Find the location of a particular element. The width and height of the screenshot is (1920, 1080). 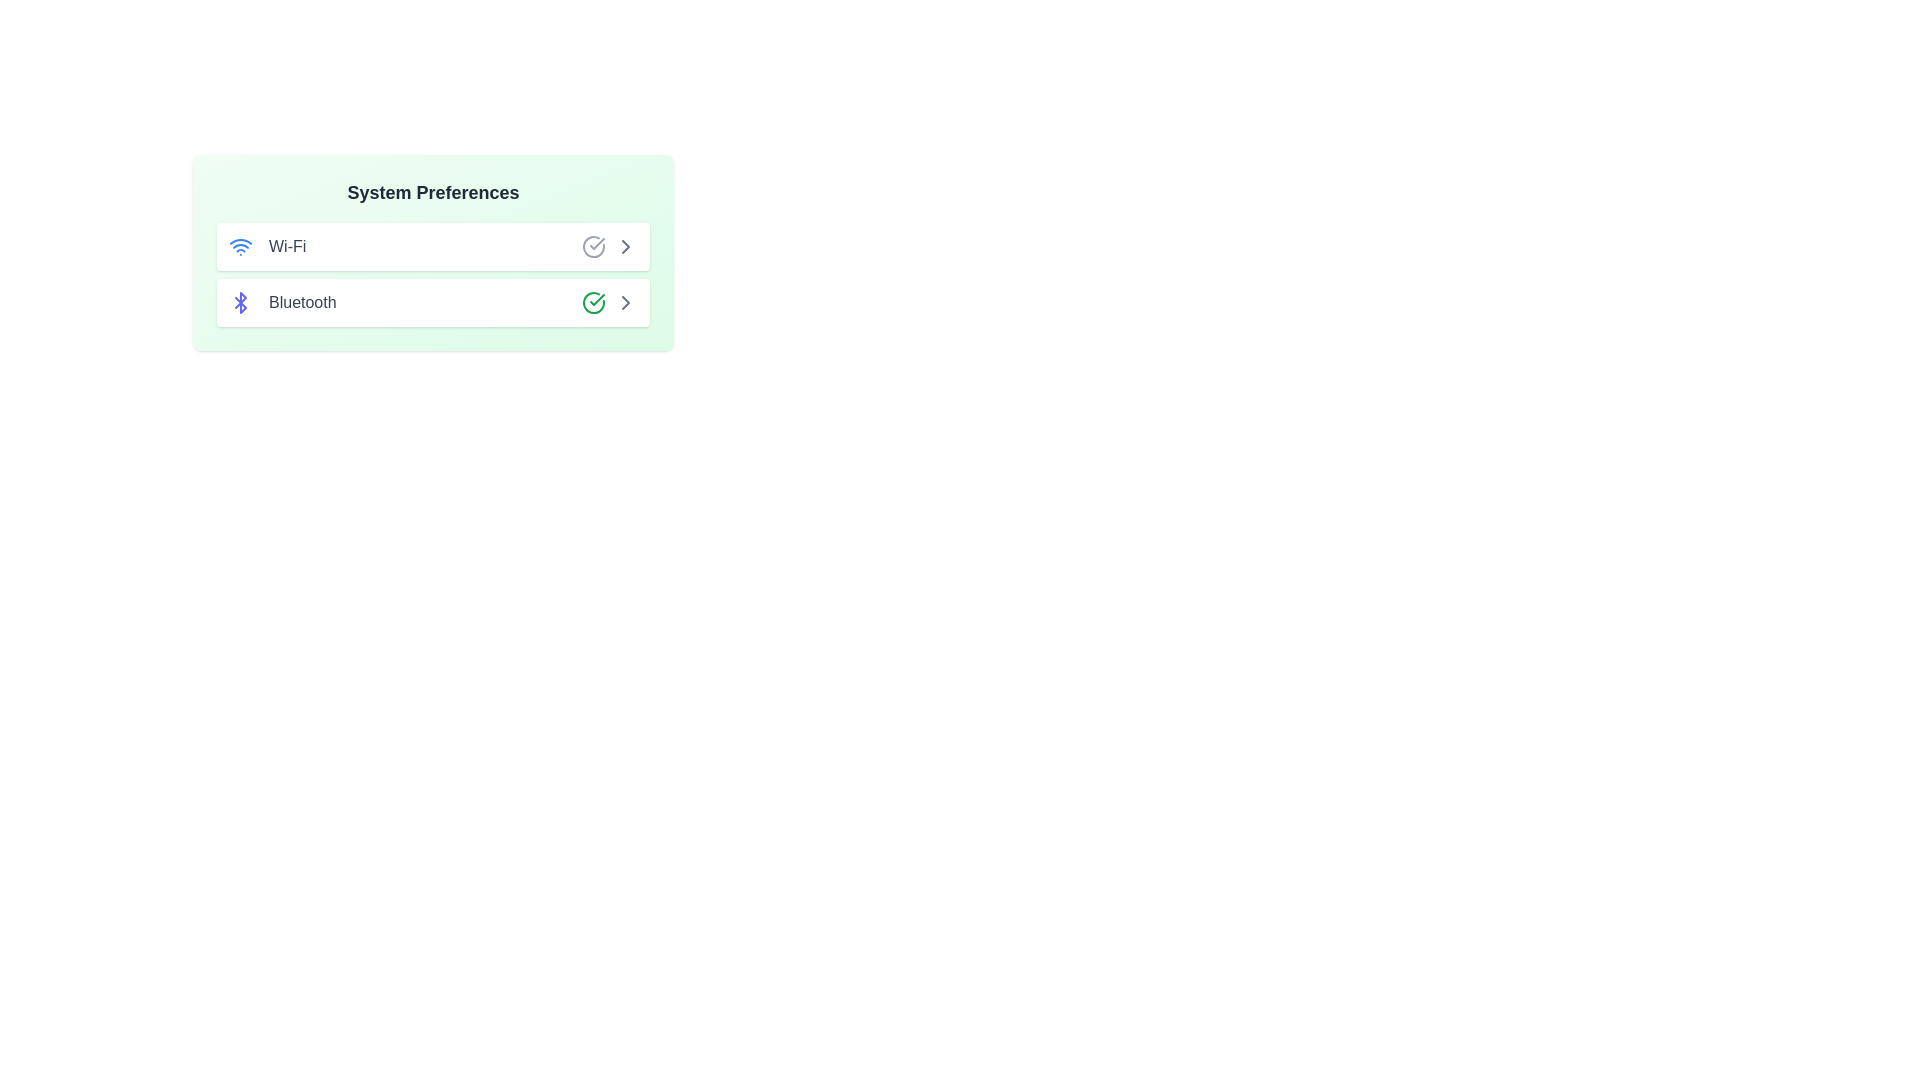

the arrow icon next to Bluetooth to toggle its status is located at coordinates (624, 303).